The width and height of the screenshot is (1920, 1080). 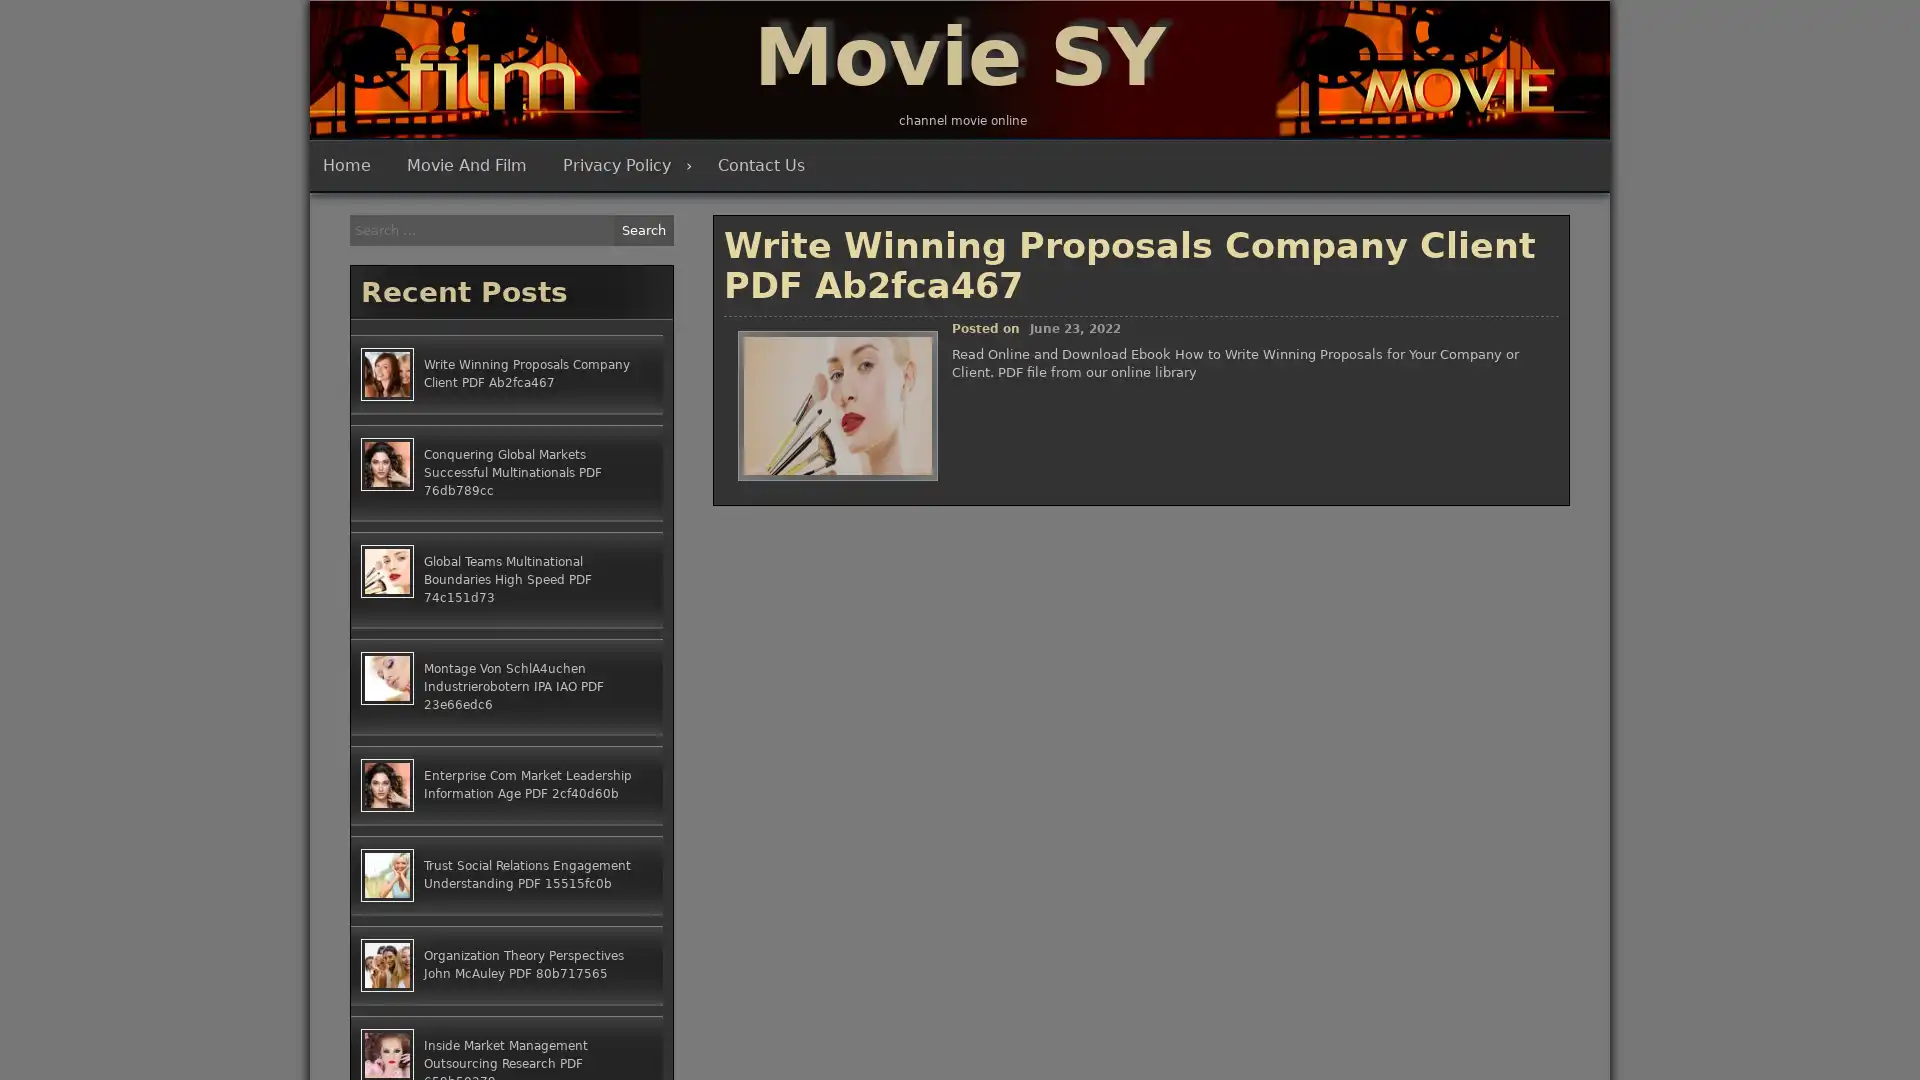 What do you see at coordinates (643, 229) in the screenshot?
I see `Search` at bounding box center [643, 229].